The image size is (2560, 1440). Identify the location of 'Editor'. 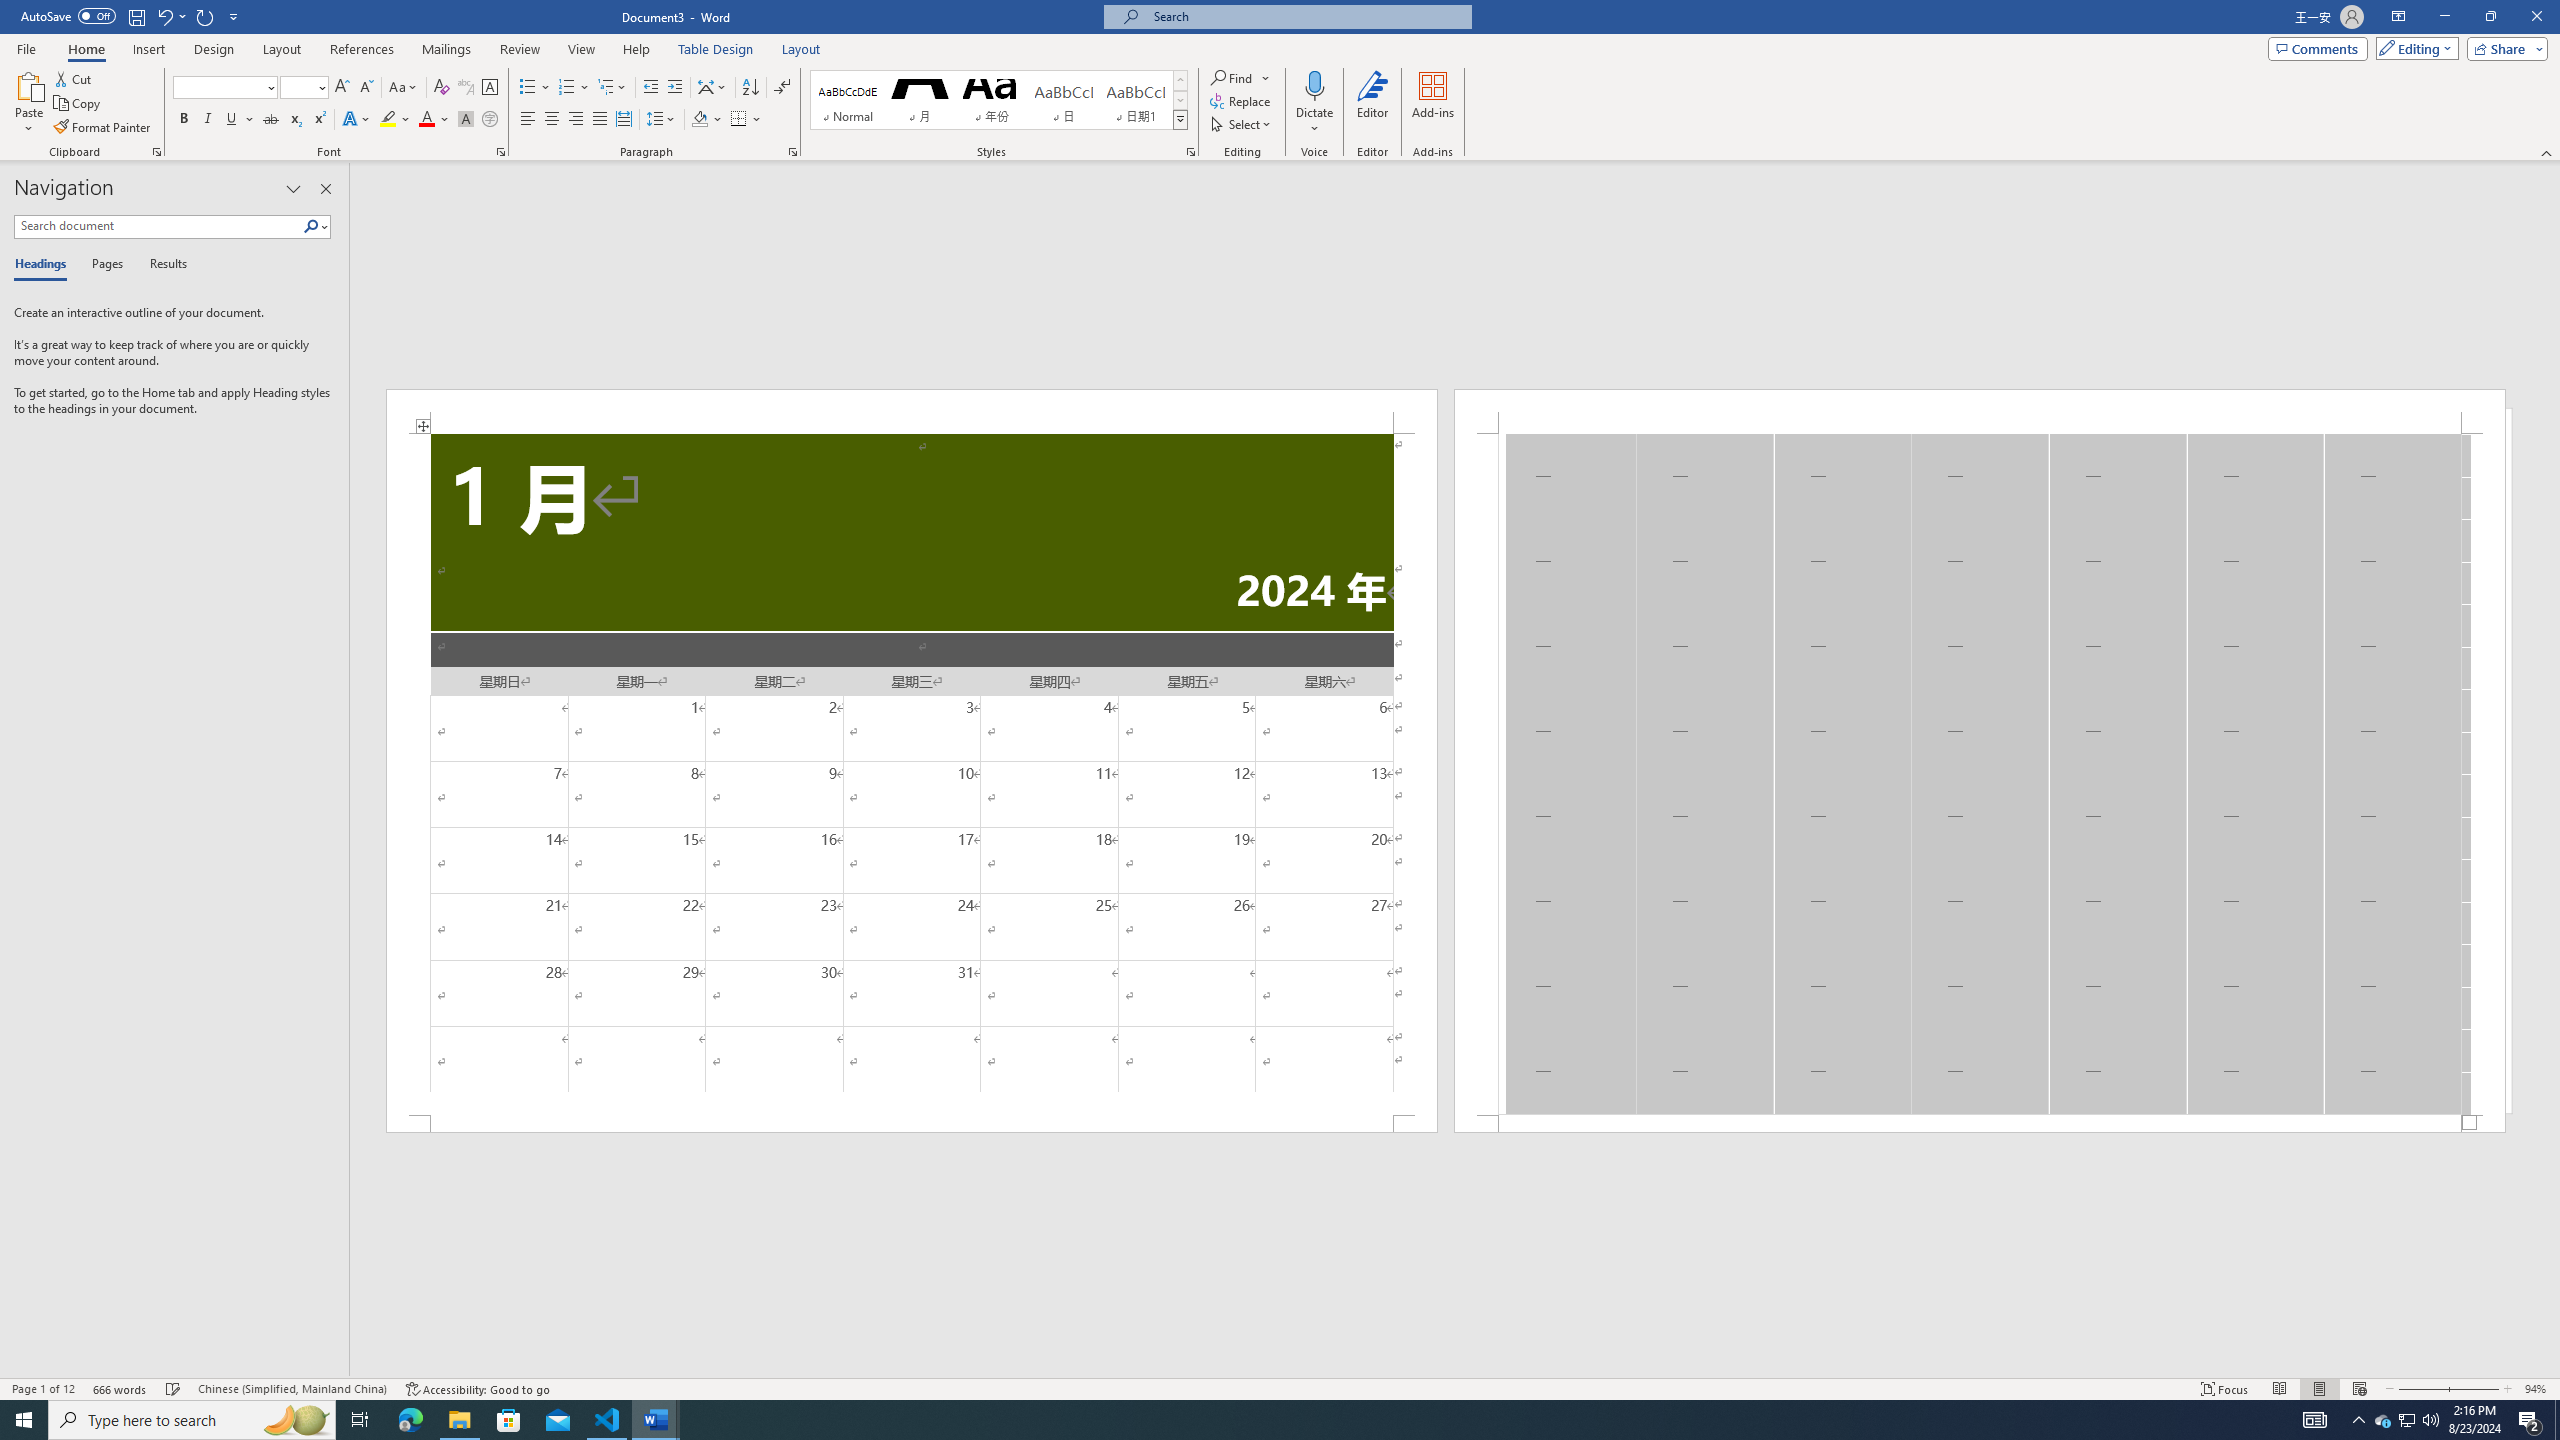
(1373, 103).